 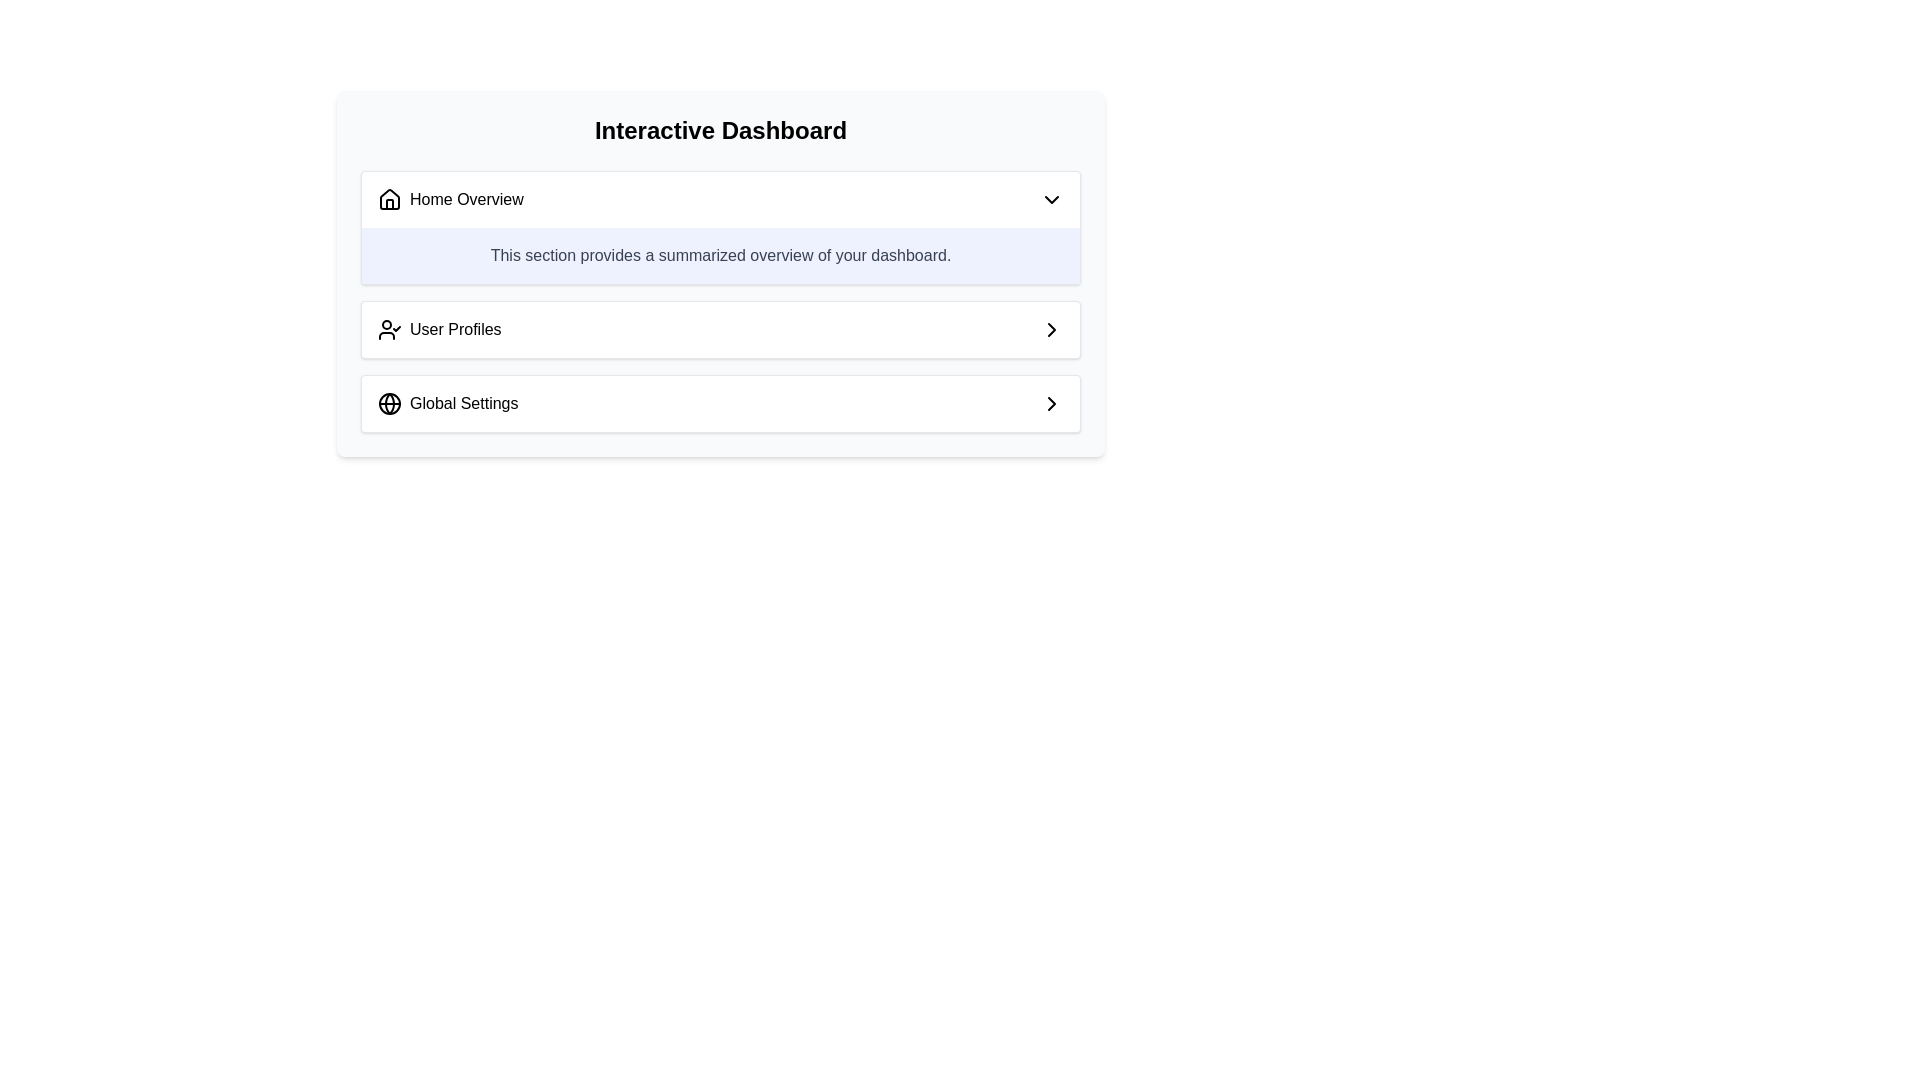 What do you see at coordinates (1050, 200) in the screenshot?
I see `the downward-pointing chevron icon located to the right of 'Home Overview'` at bounding box center [1050, 200].